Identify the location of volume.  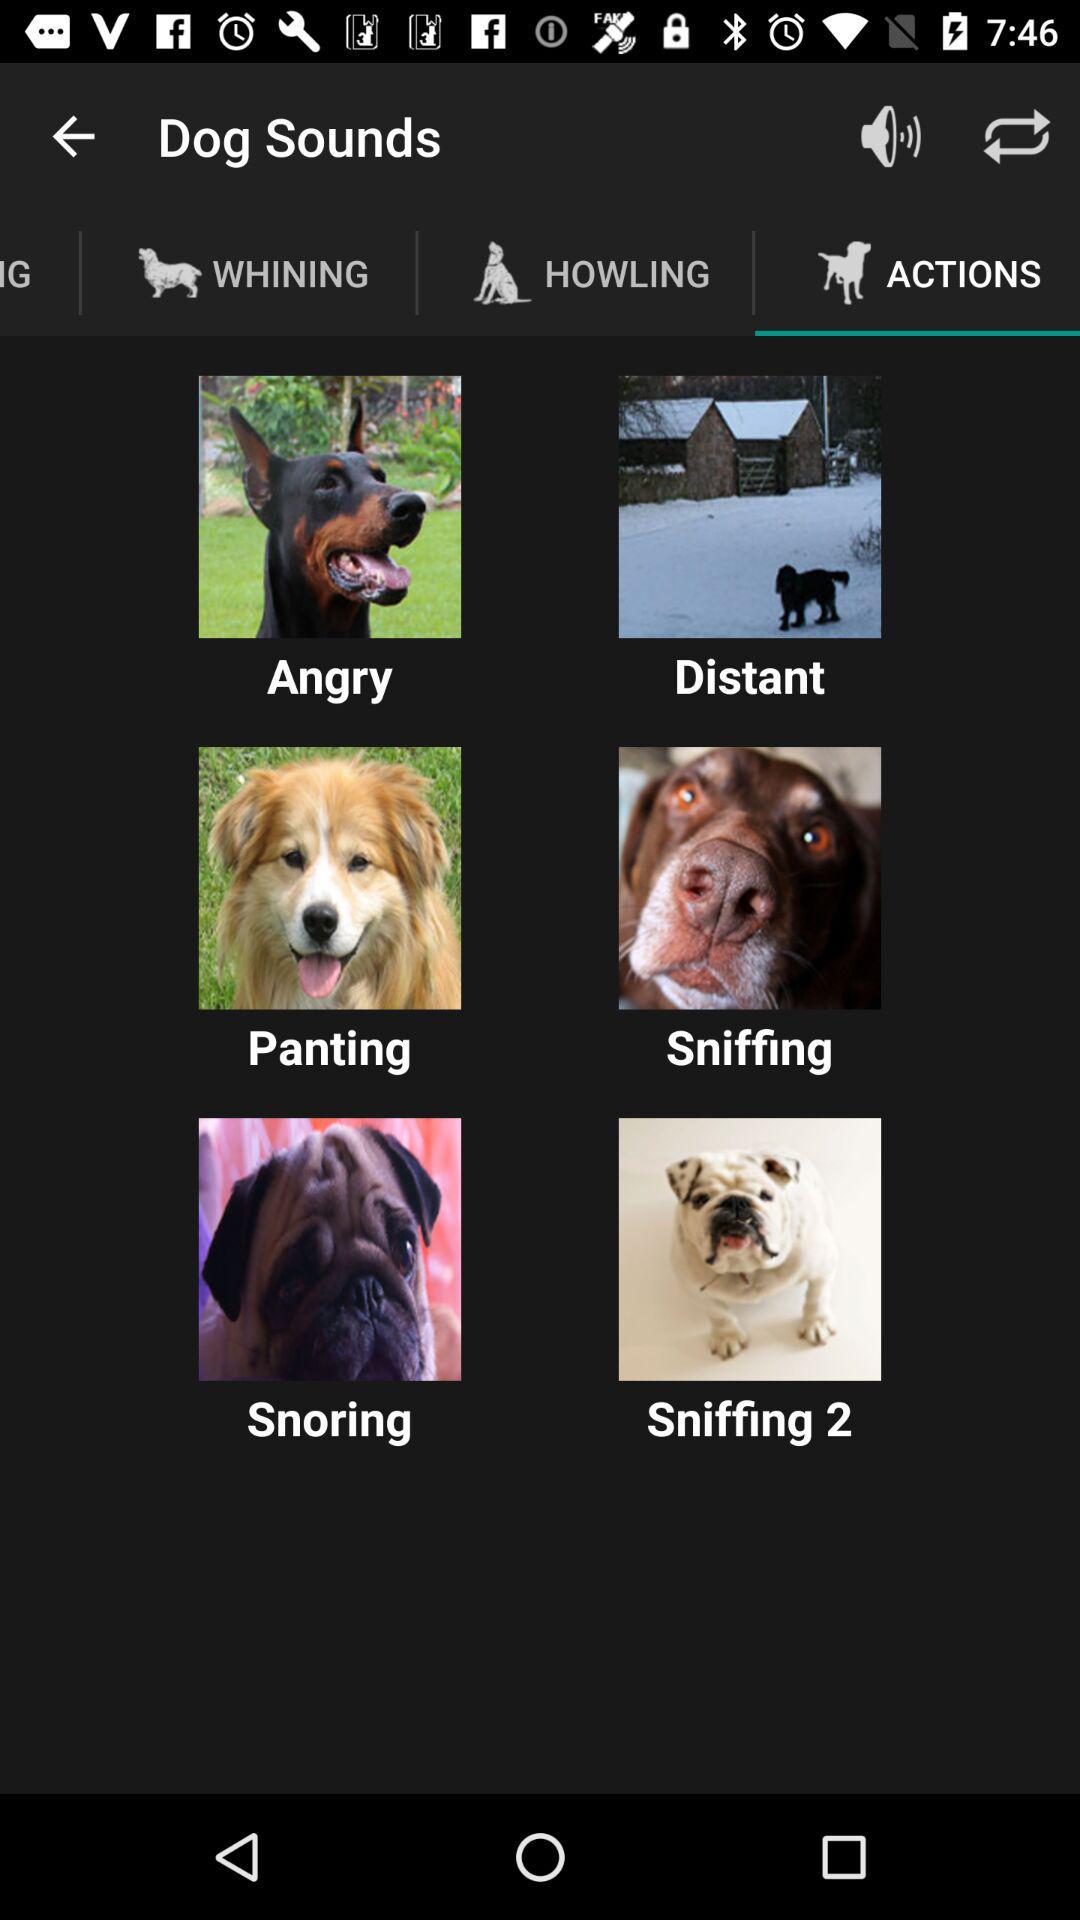
(890, 135).